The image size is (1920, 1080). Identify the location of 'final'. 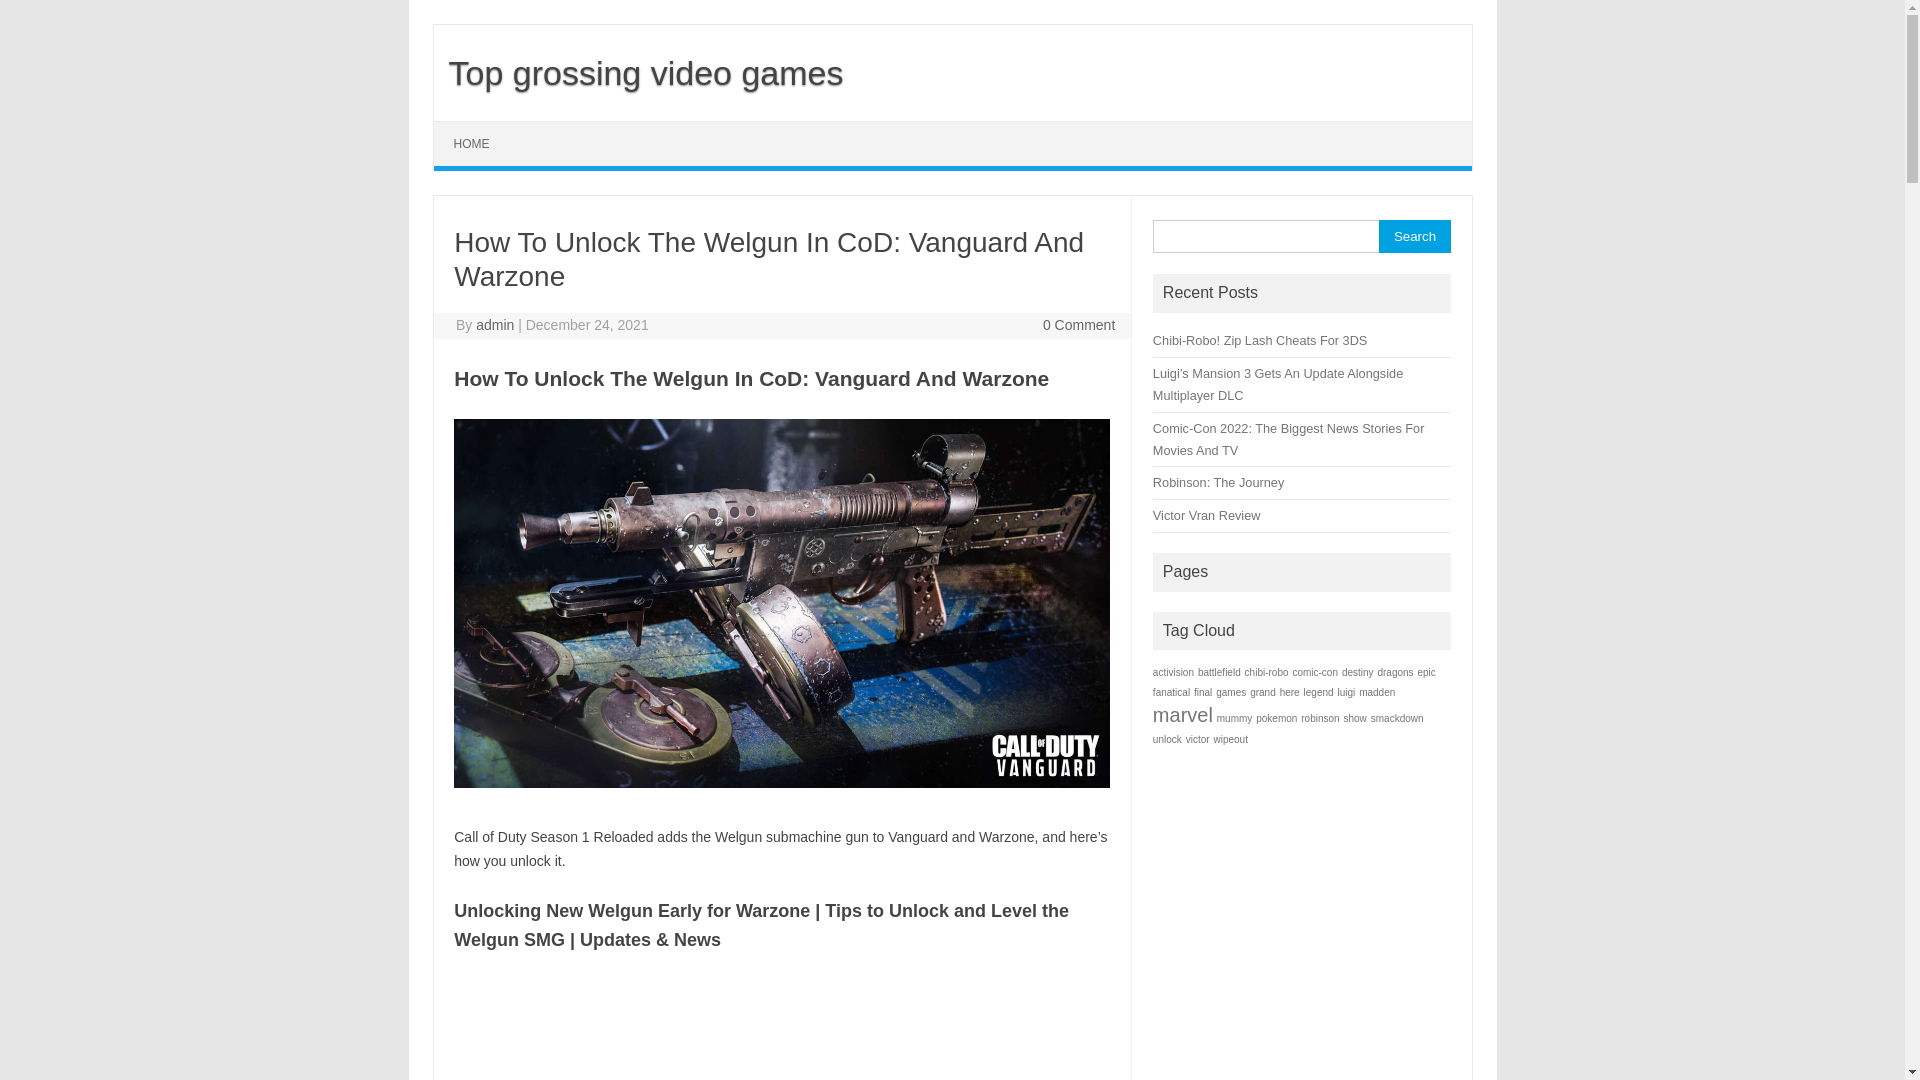
(1202, 691).